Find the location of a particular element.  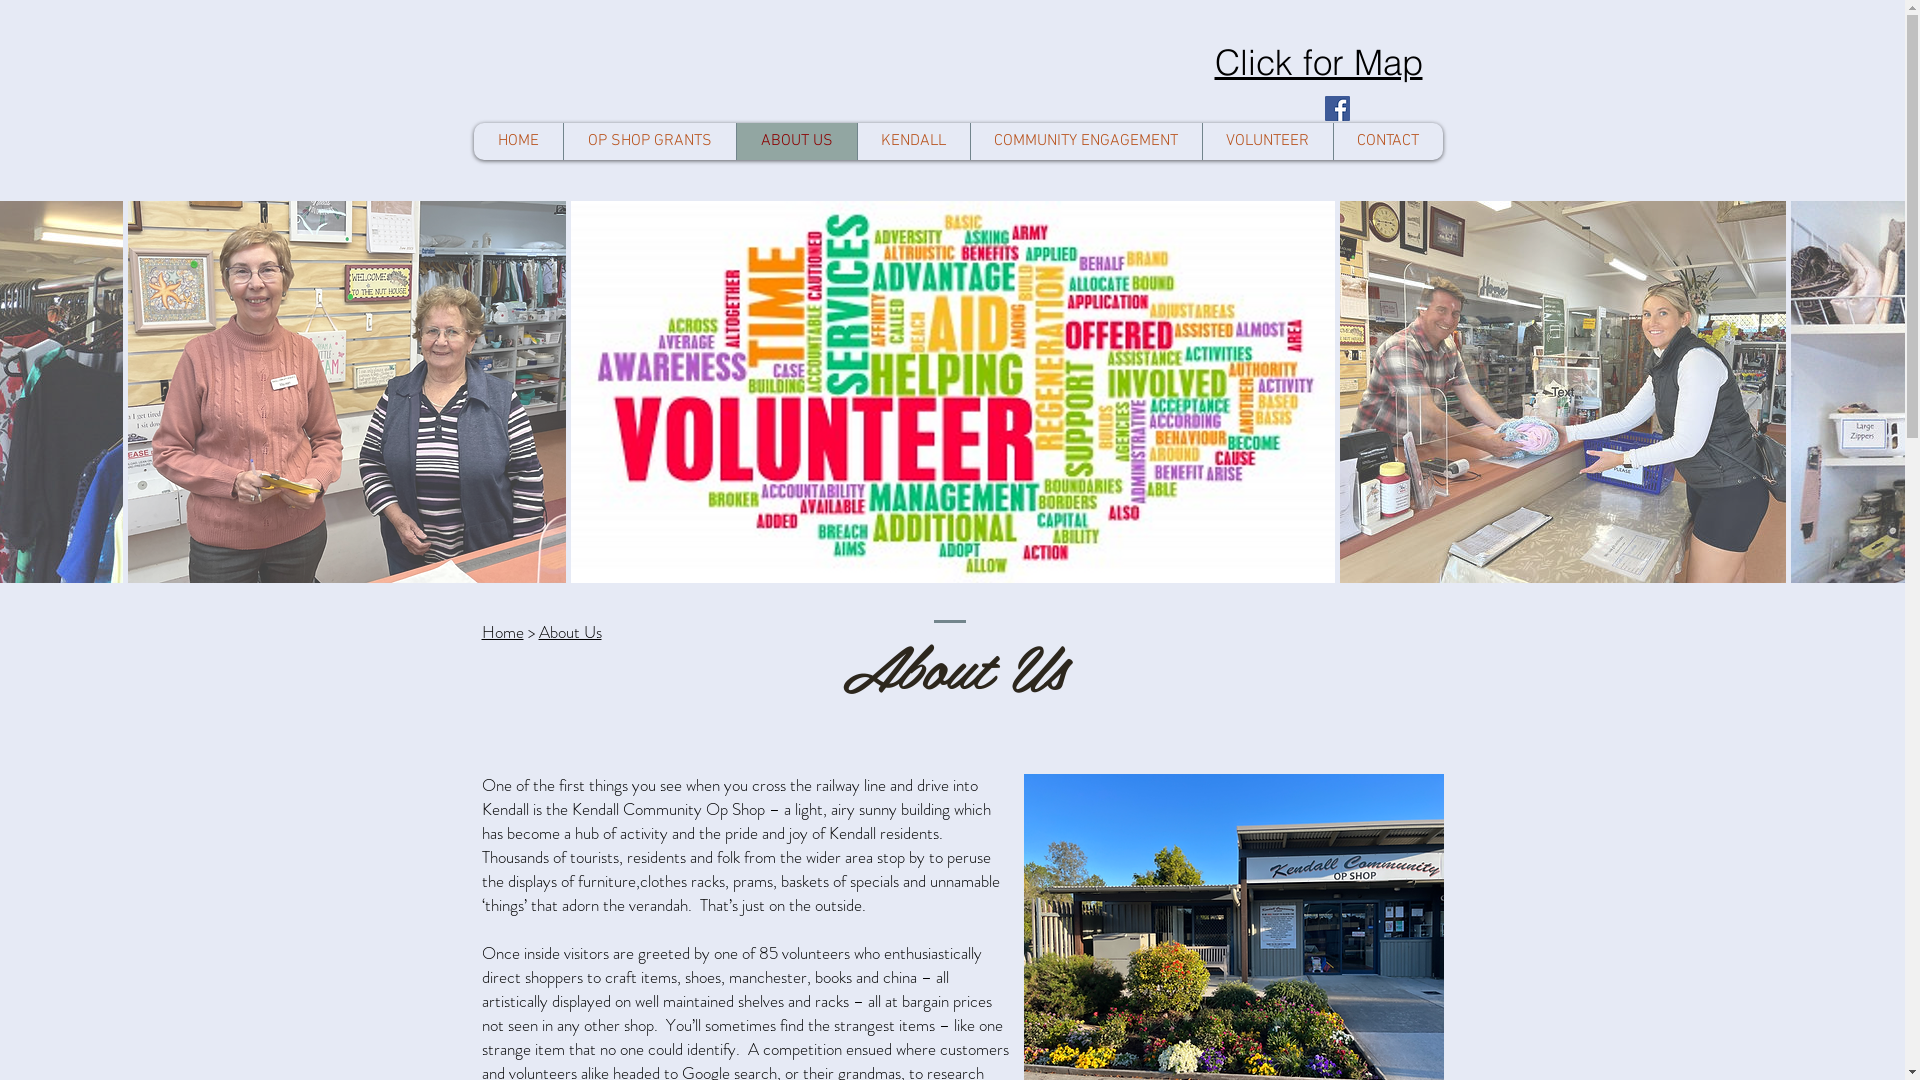

'Click for Map' is located at coordinates (1318, 60).